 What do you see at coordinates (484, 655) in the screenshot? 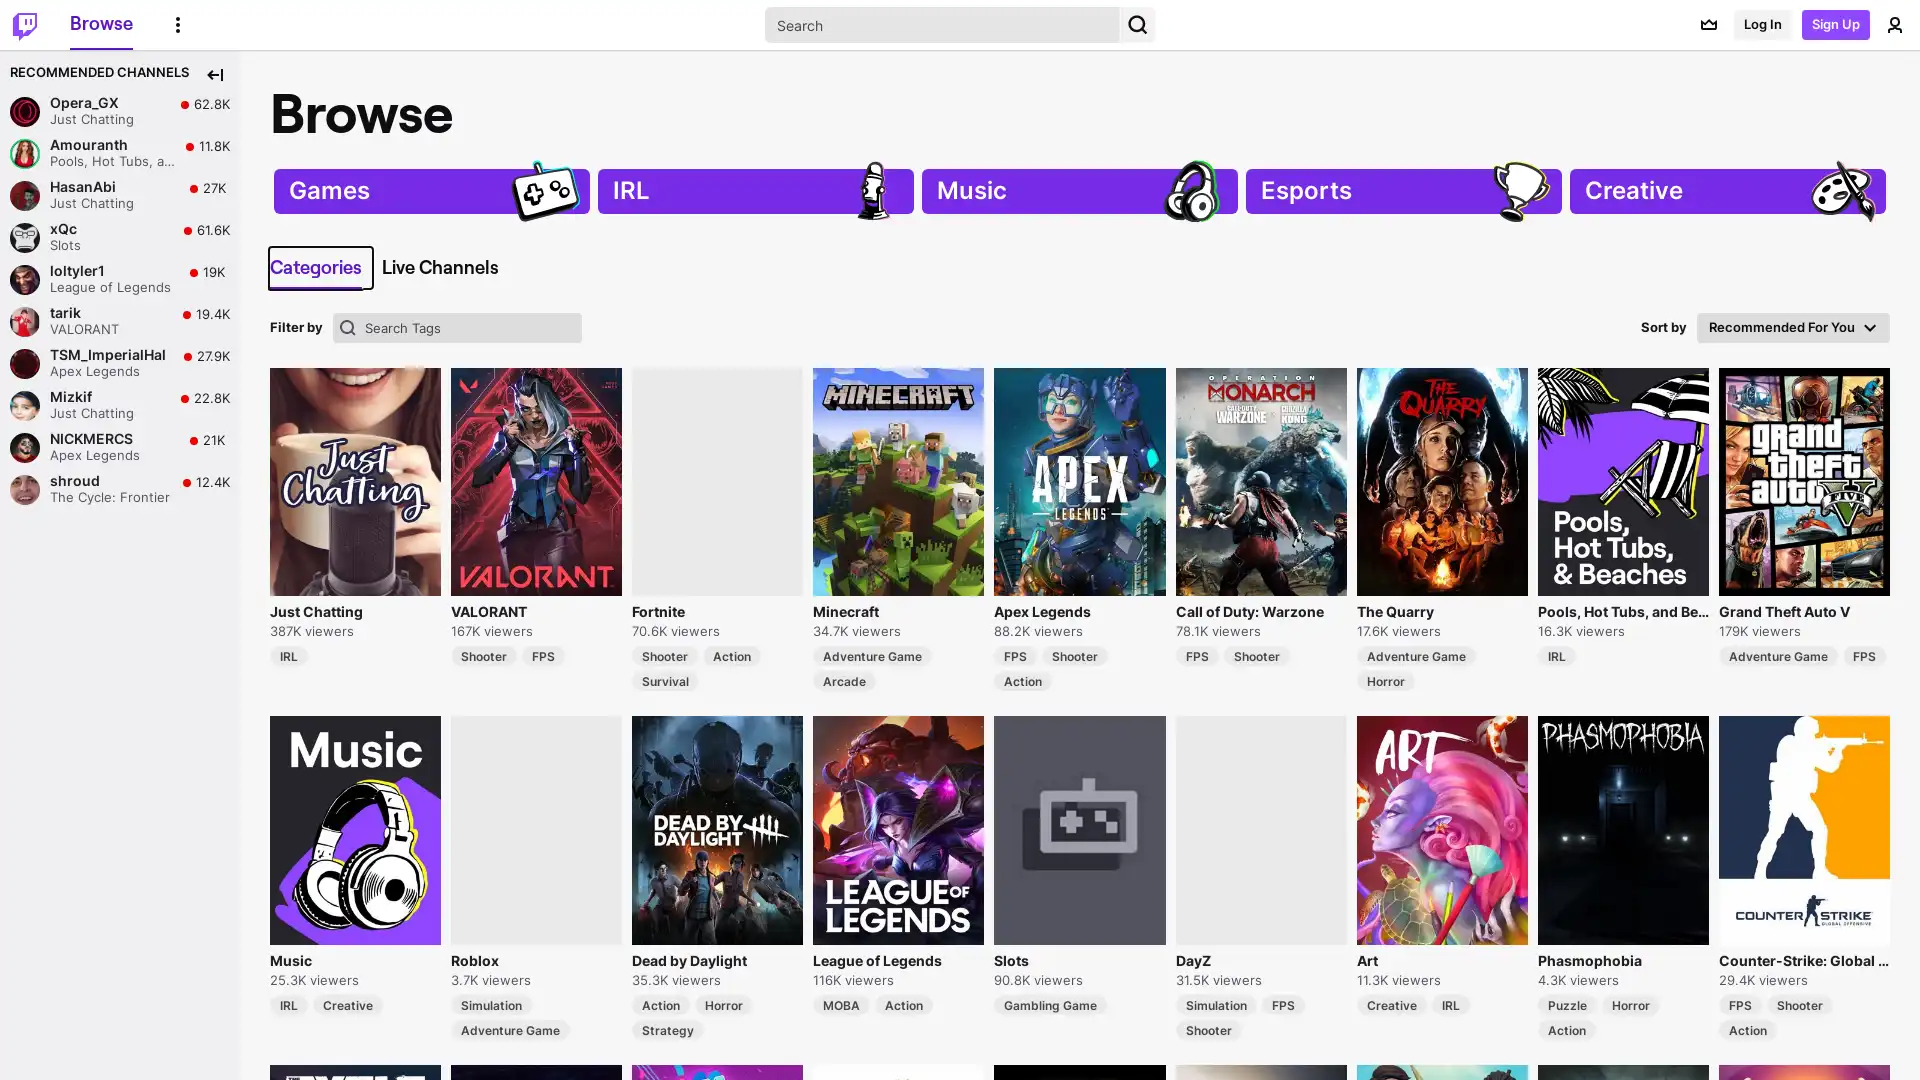
I see `Shooter` at bounding box center [484, 655].